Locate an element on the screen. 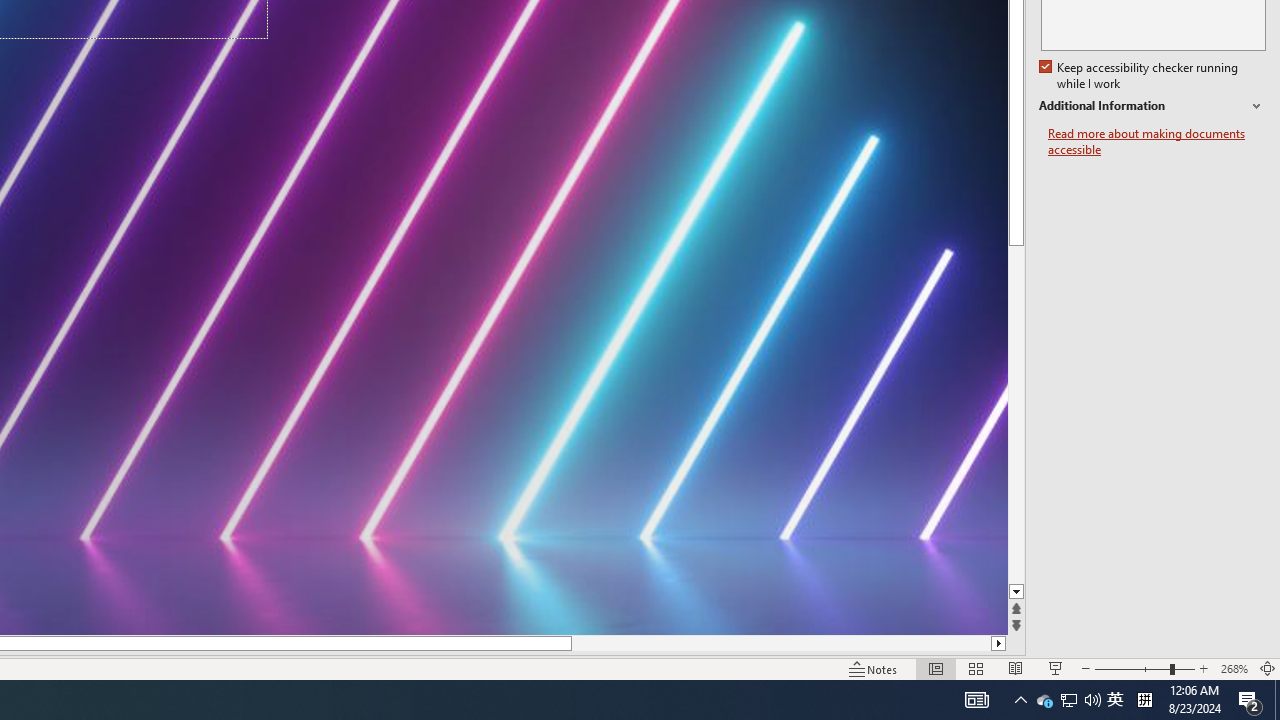 This screenshot has height=720, width=1280. 'Zoom In' is located at coordinates (1203, 669).